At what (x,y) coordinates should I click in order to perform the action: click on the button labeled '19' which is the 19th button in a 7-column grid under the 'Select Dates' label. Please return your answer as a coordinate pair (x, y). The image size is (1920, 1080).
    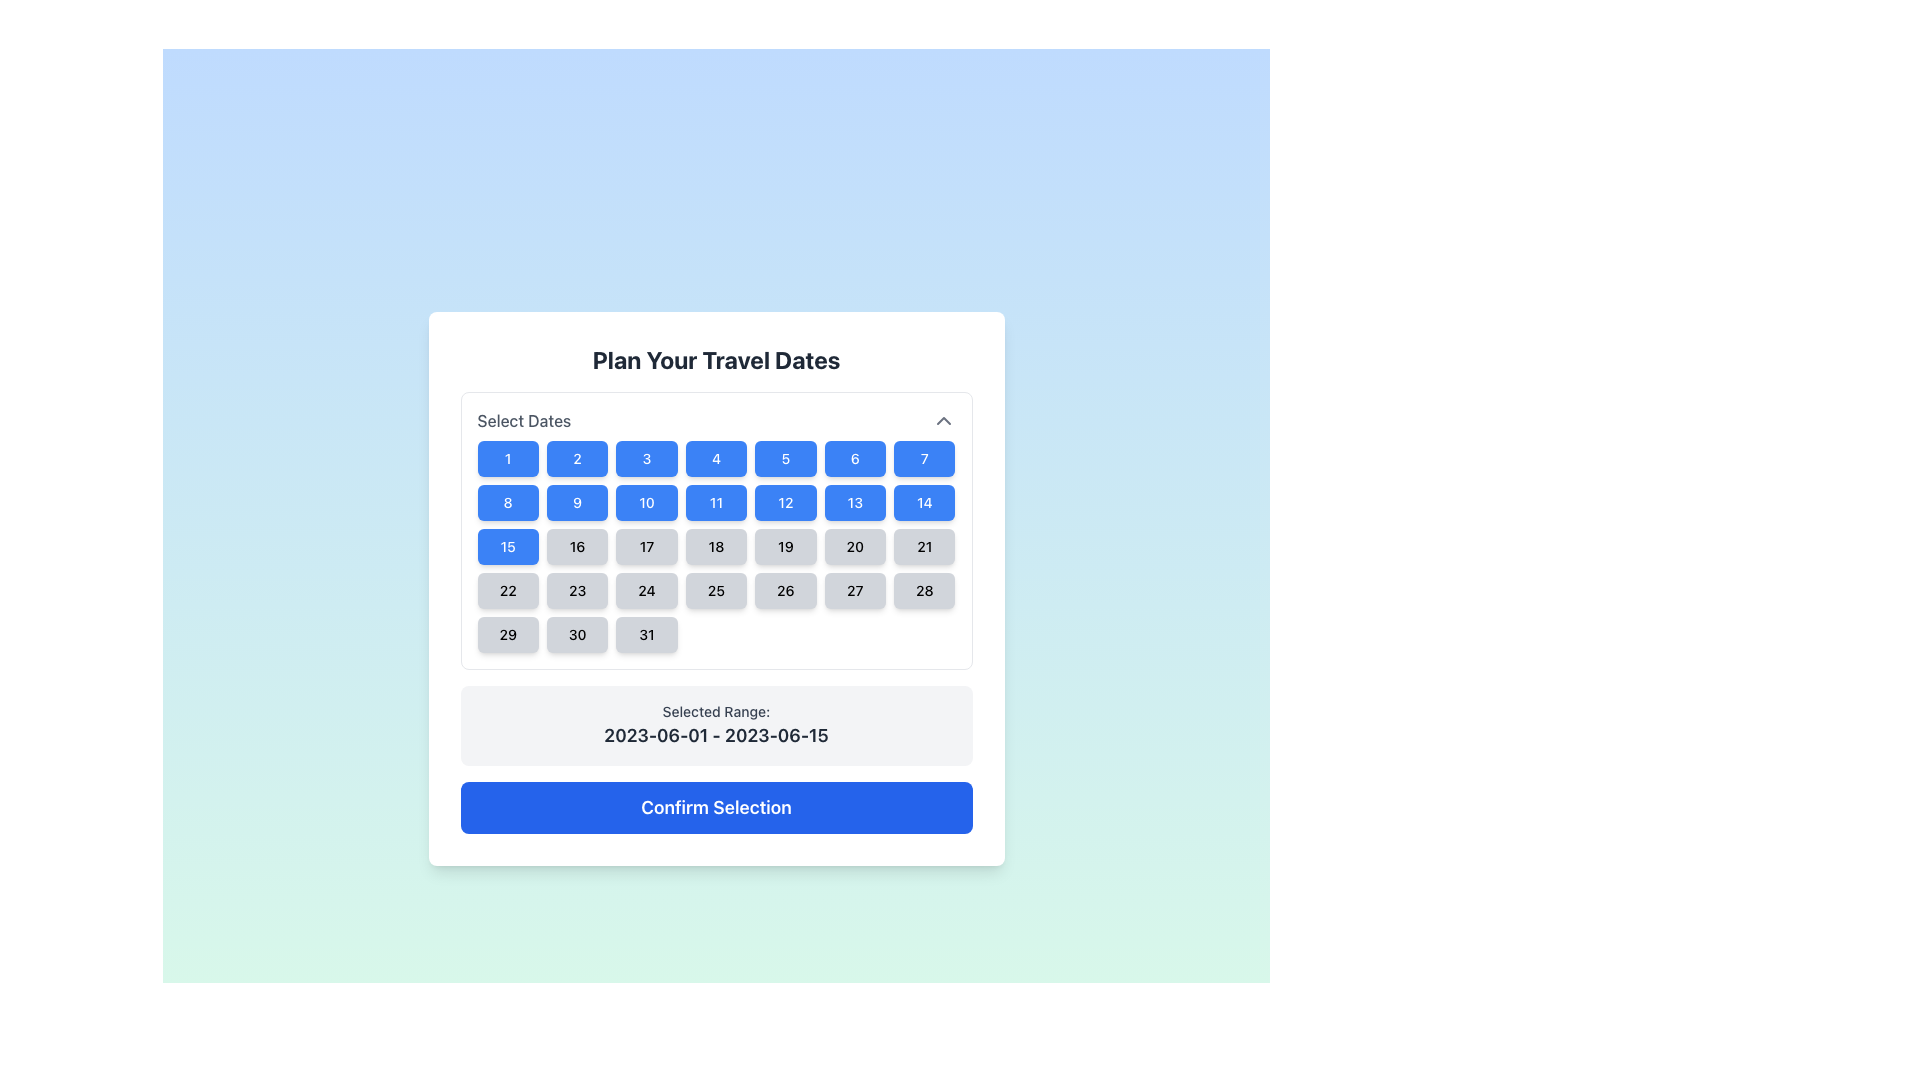
    Looking at the image, I should click on (784, 547).